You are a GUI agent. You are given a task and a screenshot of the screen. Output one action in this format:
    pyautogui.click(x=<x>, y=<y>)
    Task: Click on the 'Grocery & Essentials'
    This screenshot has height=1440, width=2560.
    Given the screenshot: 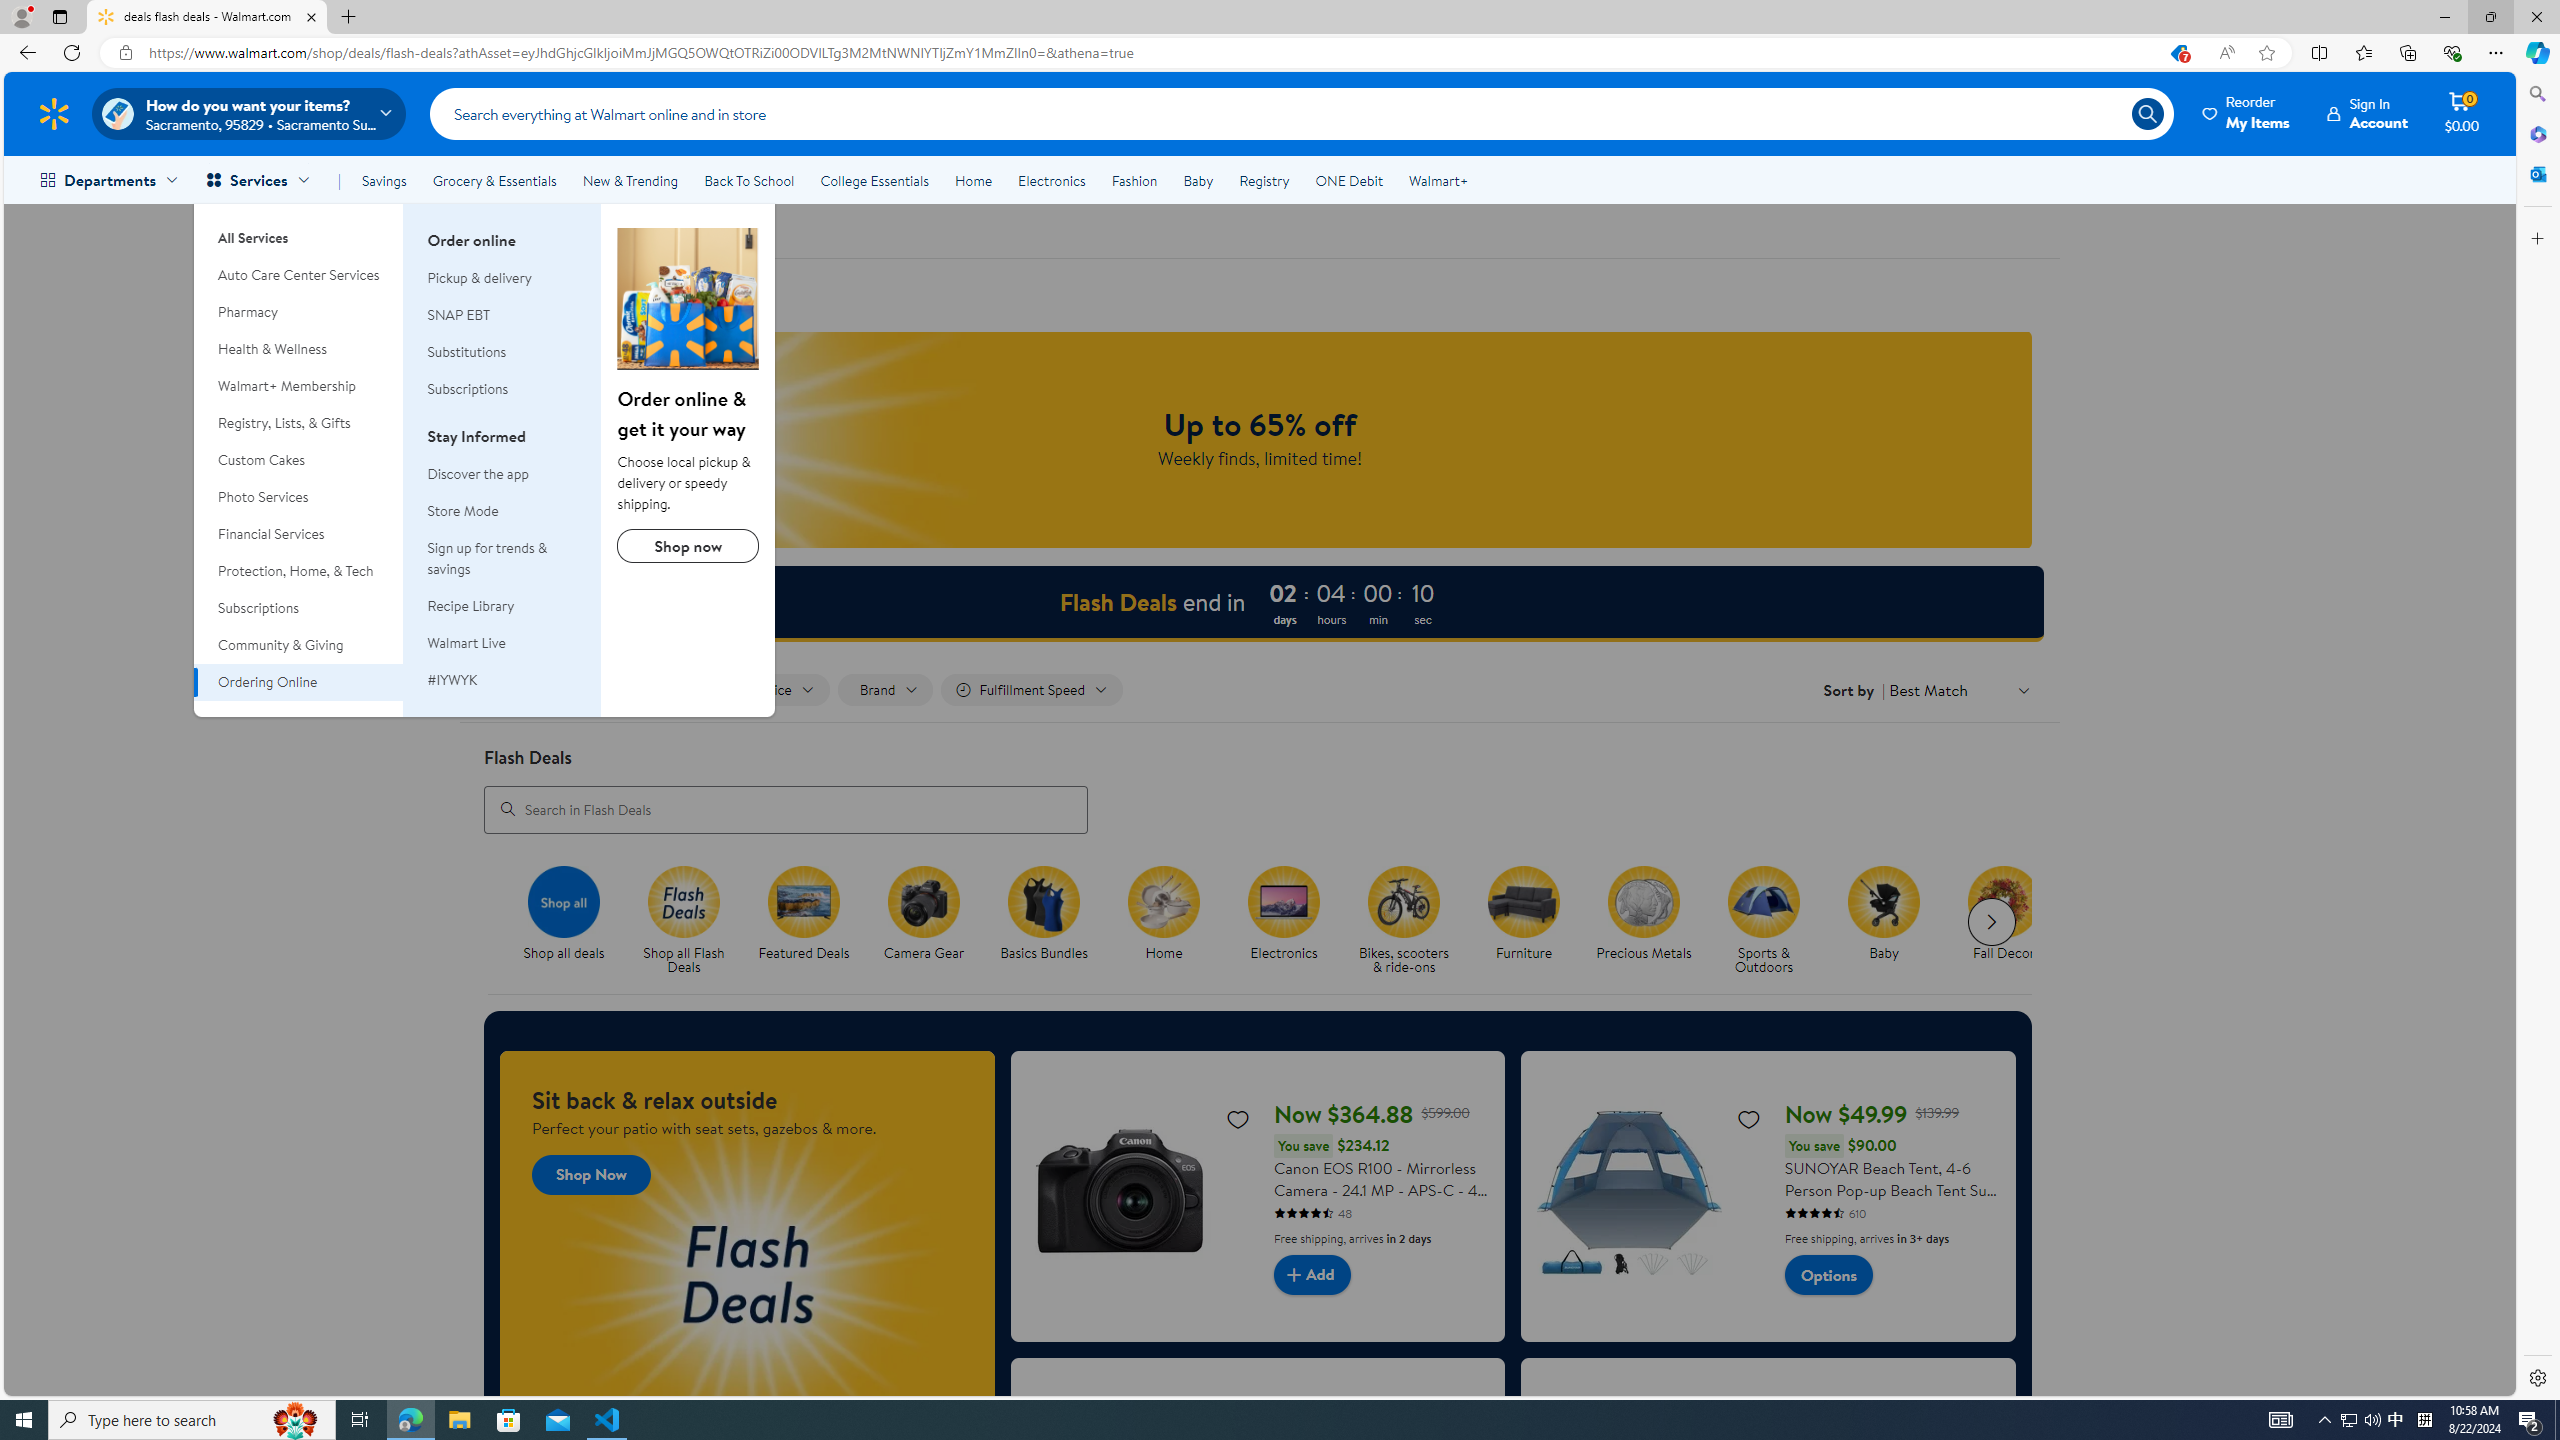 What is the action you would take?
    pyautogui.click(x=493, y=180)
    